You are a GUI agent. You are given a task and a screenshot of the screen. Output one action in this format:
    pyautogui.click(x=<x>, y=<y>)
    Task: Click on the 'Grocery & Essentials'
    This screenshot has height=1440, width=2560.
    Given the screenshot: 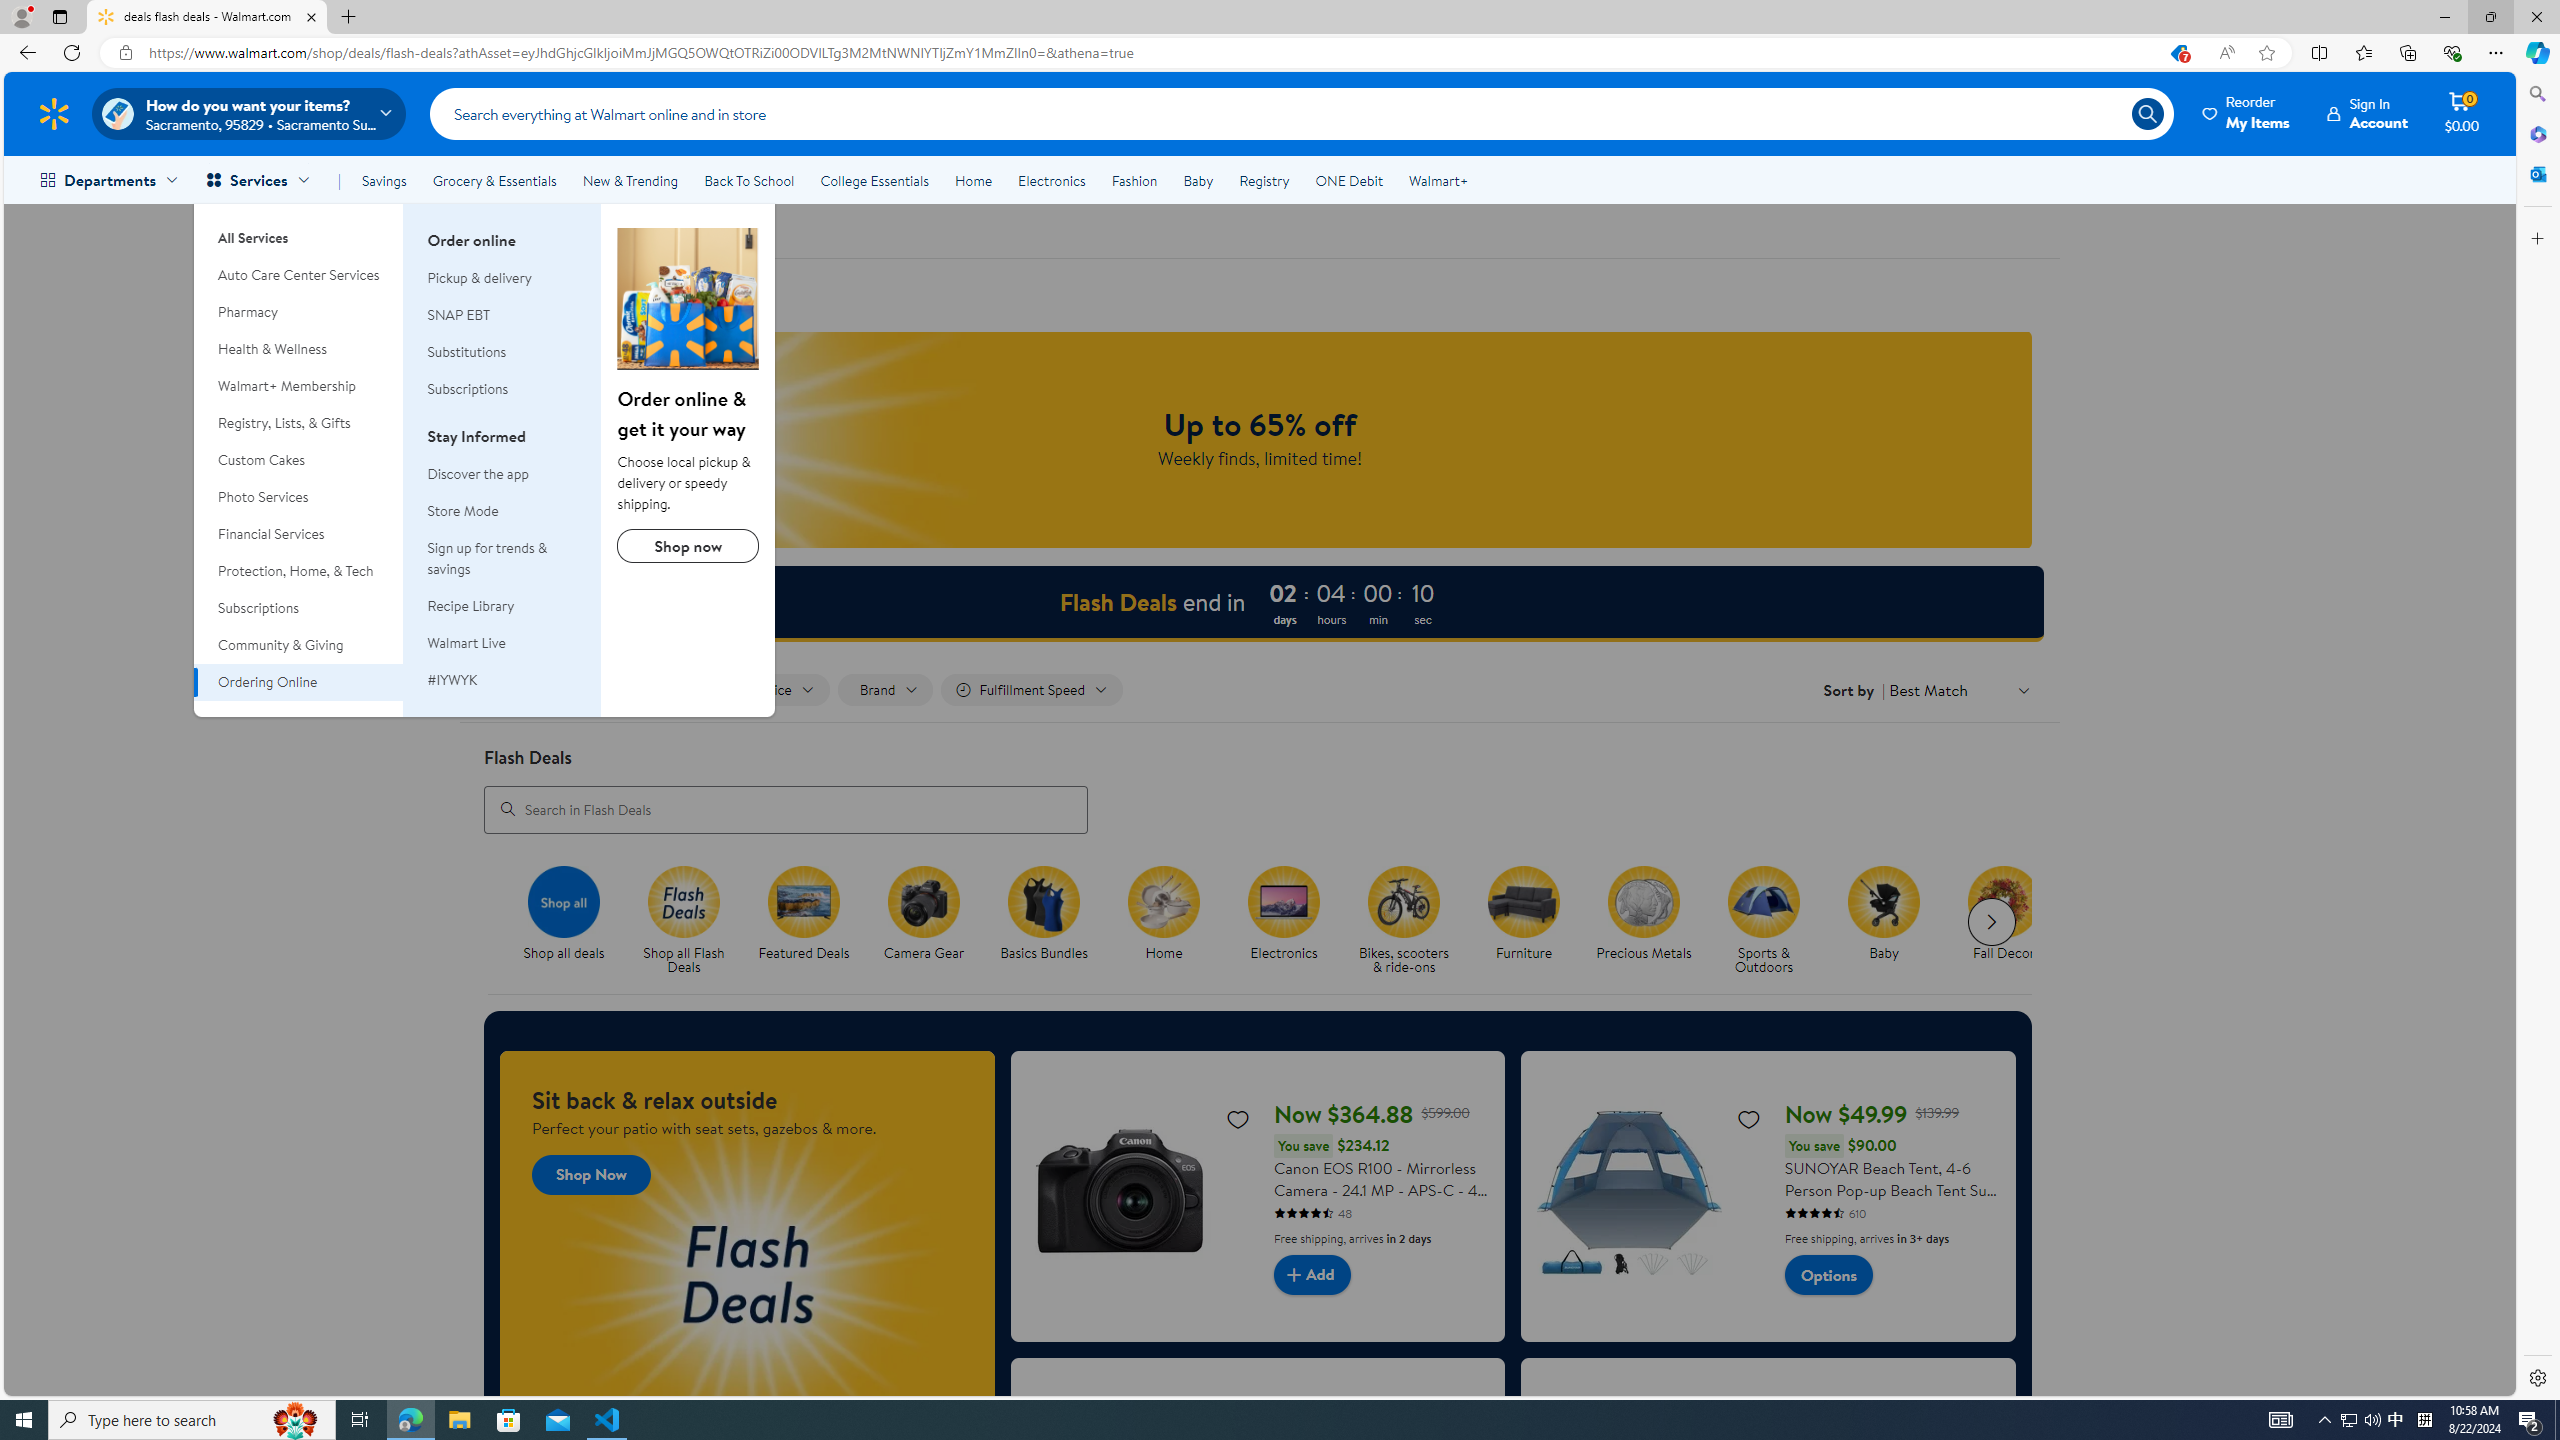 What is the action you would take?
    pyautogui.click(x=493, y=180)
    